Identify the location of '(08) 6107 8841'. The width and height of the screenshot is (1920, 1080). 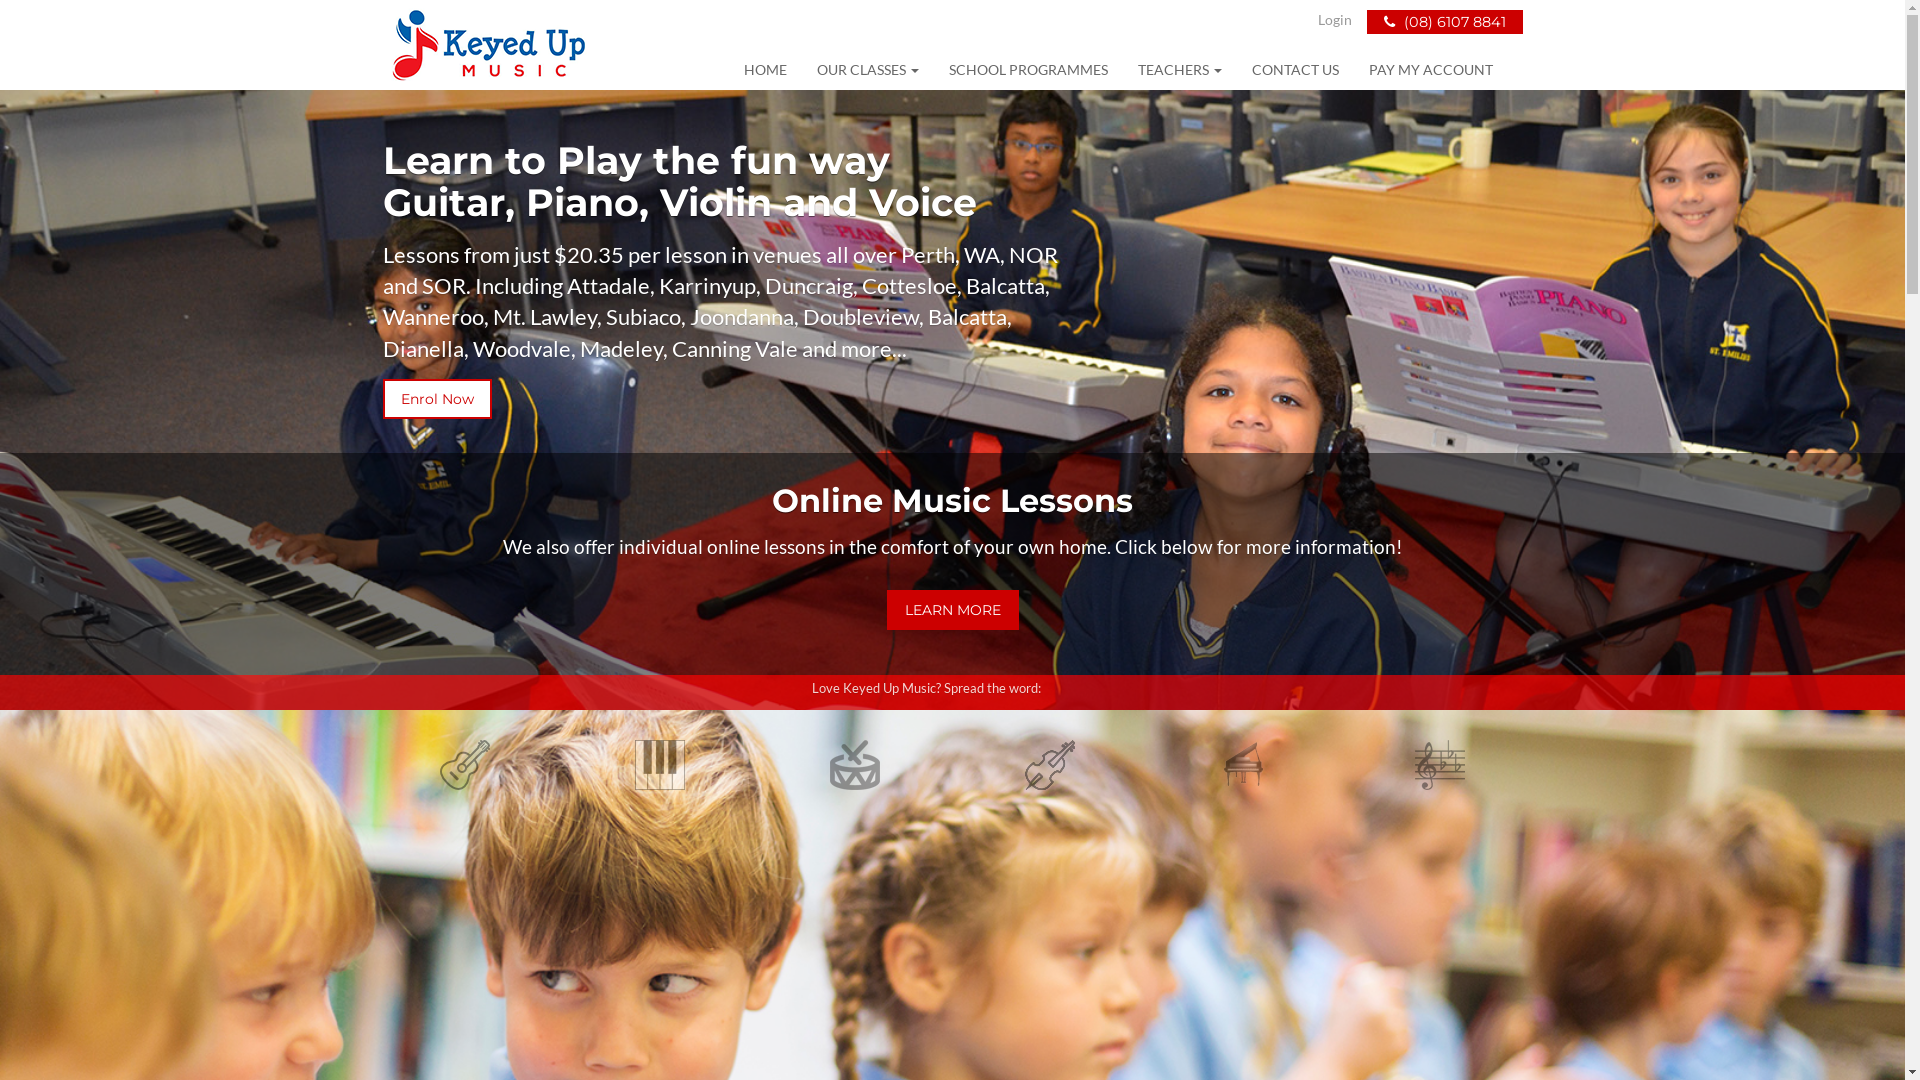
(1444, 22).